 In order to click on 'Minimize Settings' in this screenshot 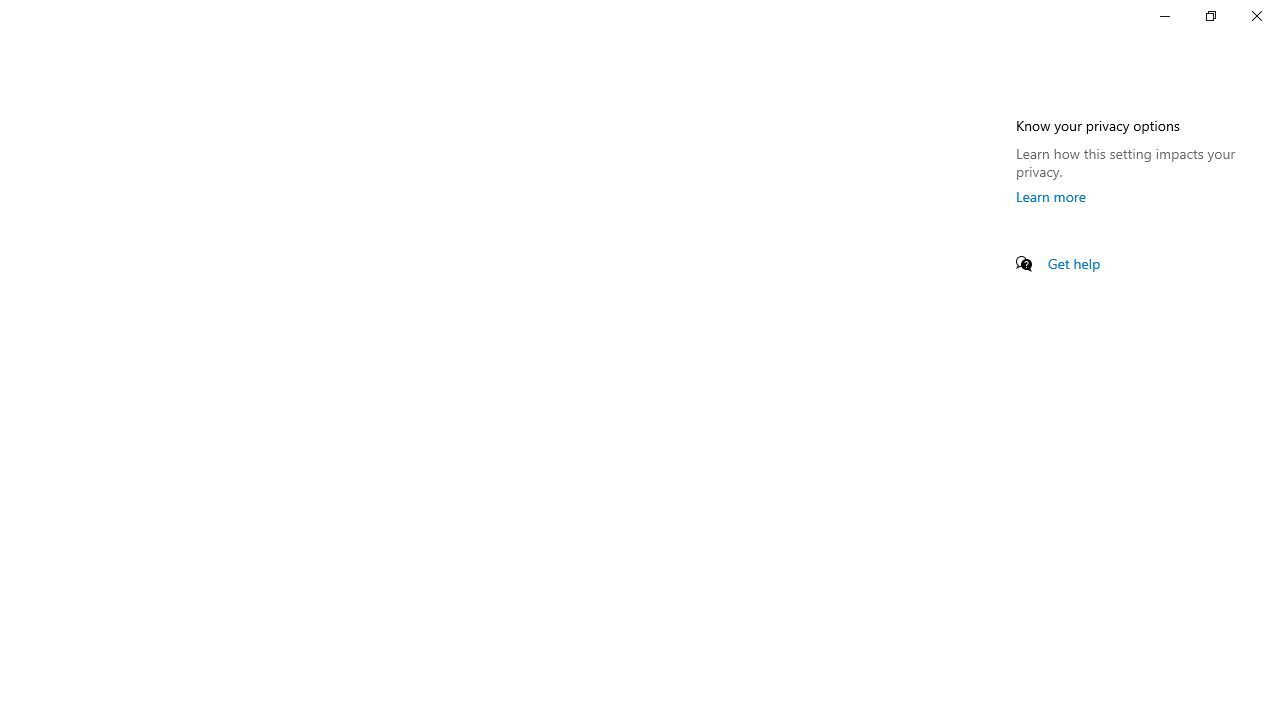, I will do `click(1164, 15)`.